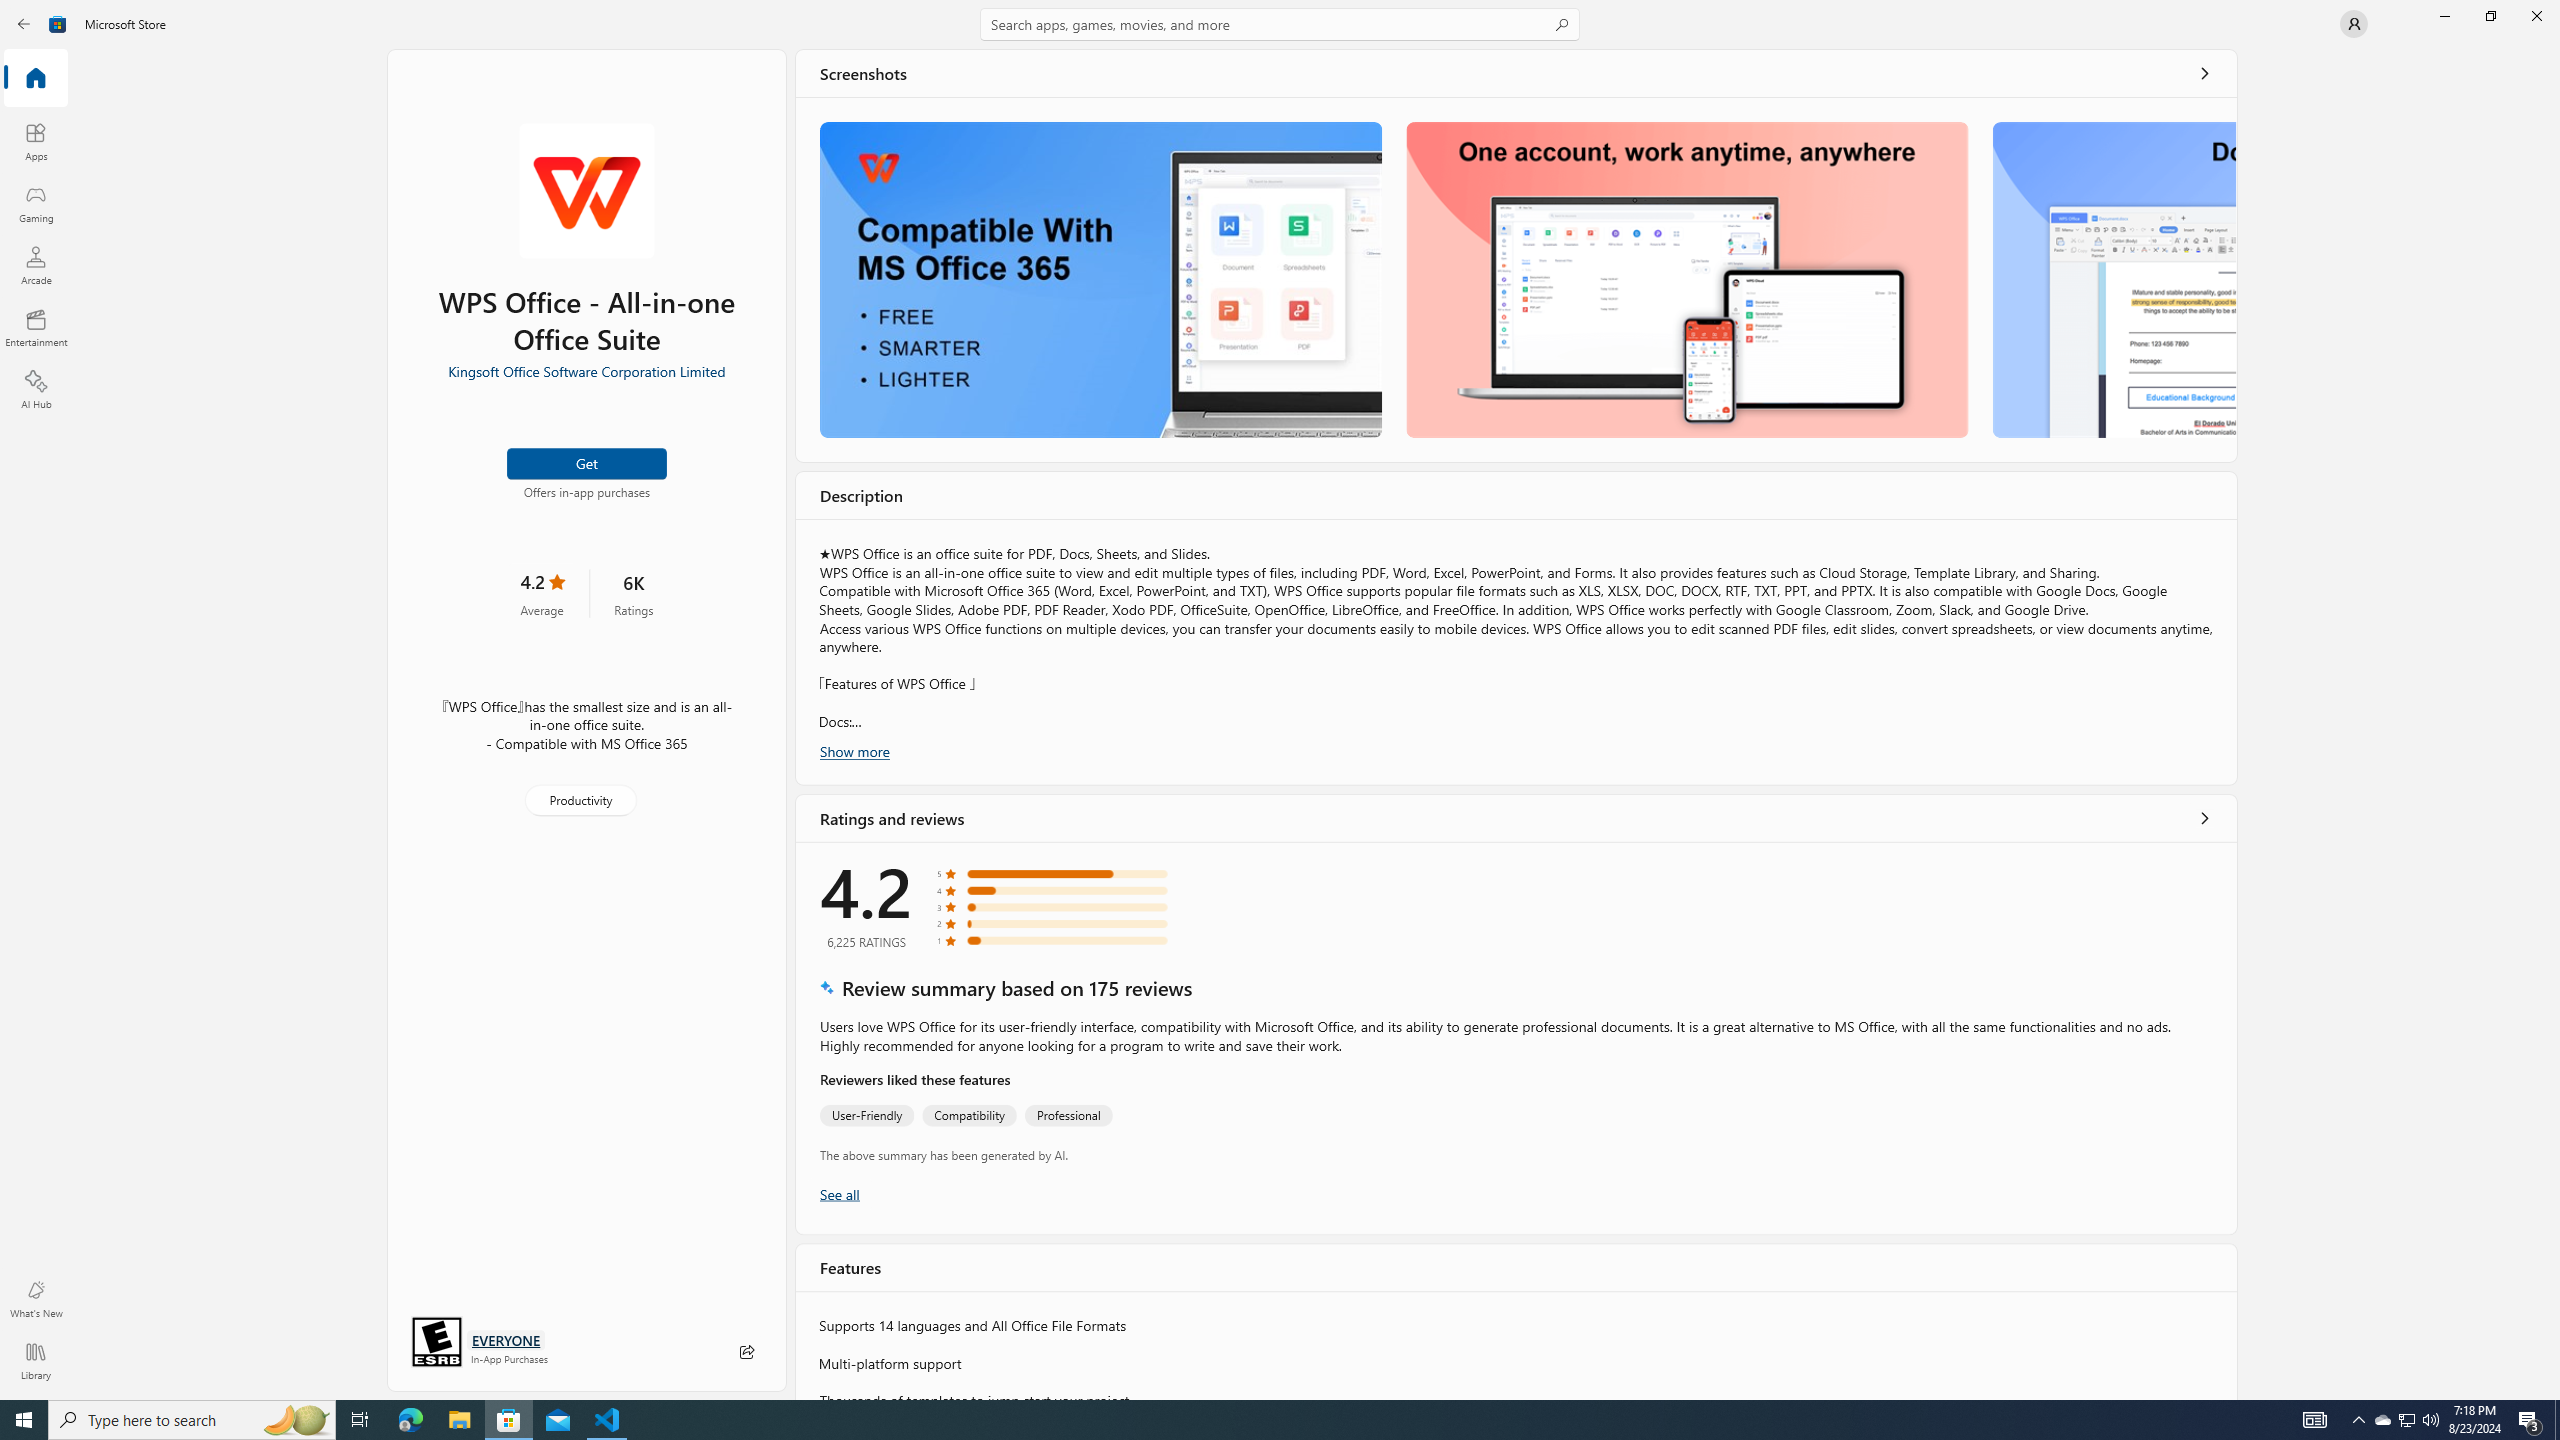 The width and height of the screenshot is (2560, 1440). I want to click on 'Restore Microsoft Store', so click(2490, 15).